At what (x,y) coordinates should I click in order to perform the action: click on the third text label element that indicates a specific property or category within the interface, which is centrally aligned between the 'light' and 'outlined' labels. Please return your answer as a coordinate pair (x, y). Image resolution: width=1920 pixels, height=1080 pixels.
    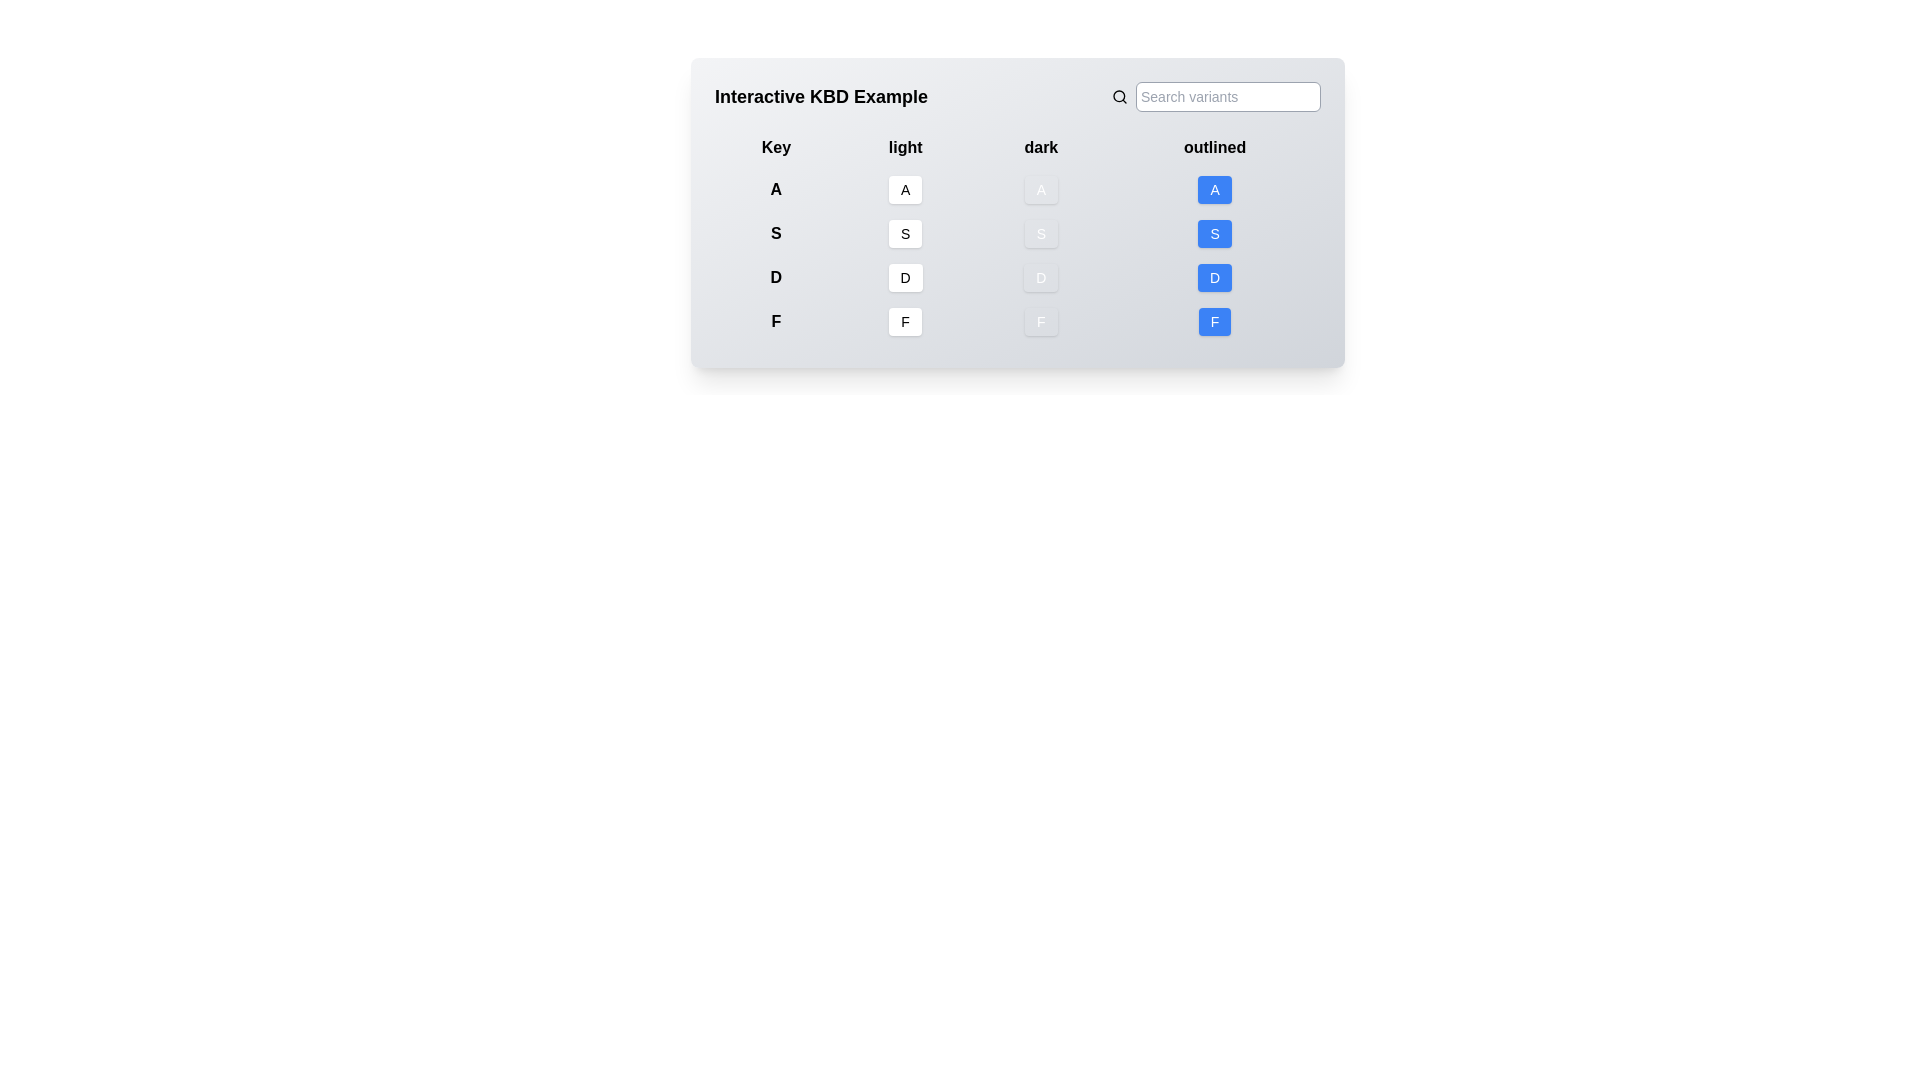
    Looking at the image, I should click on (1040, 146).